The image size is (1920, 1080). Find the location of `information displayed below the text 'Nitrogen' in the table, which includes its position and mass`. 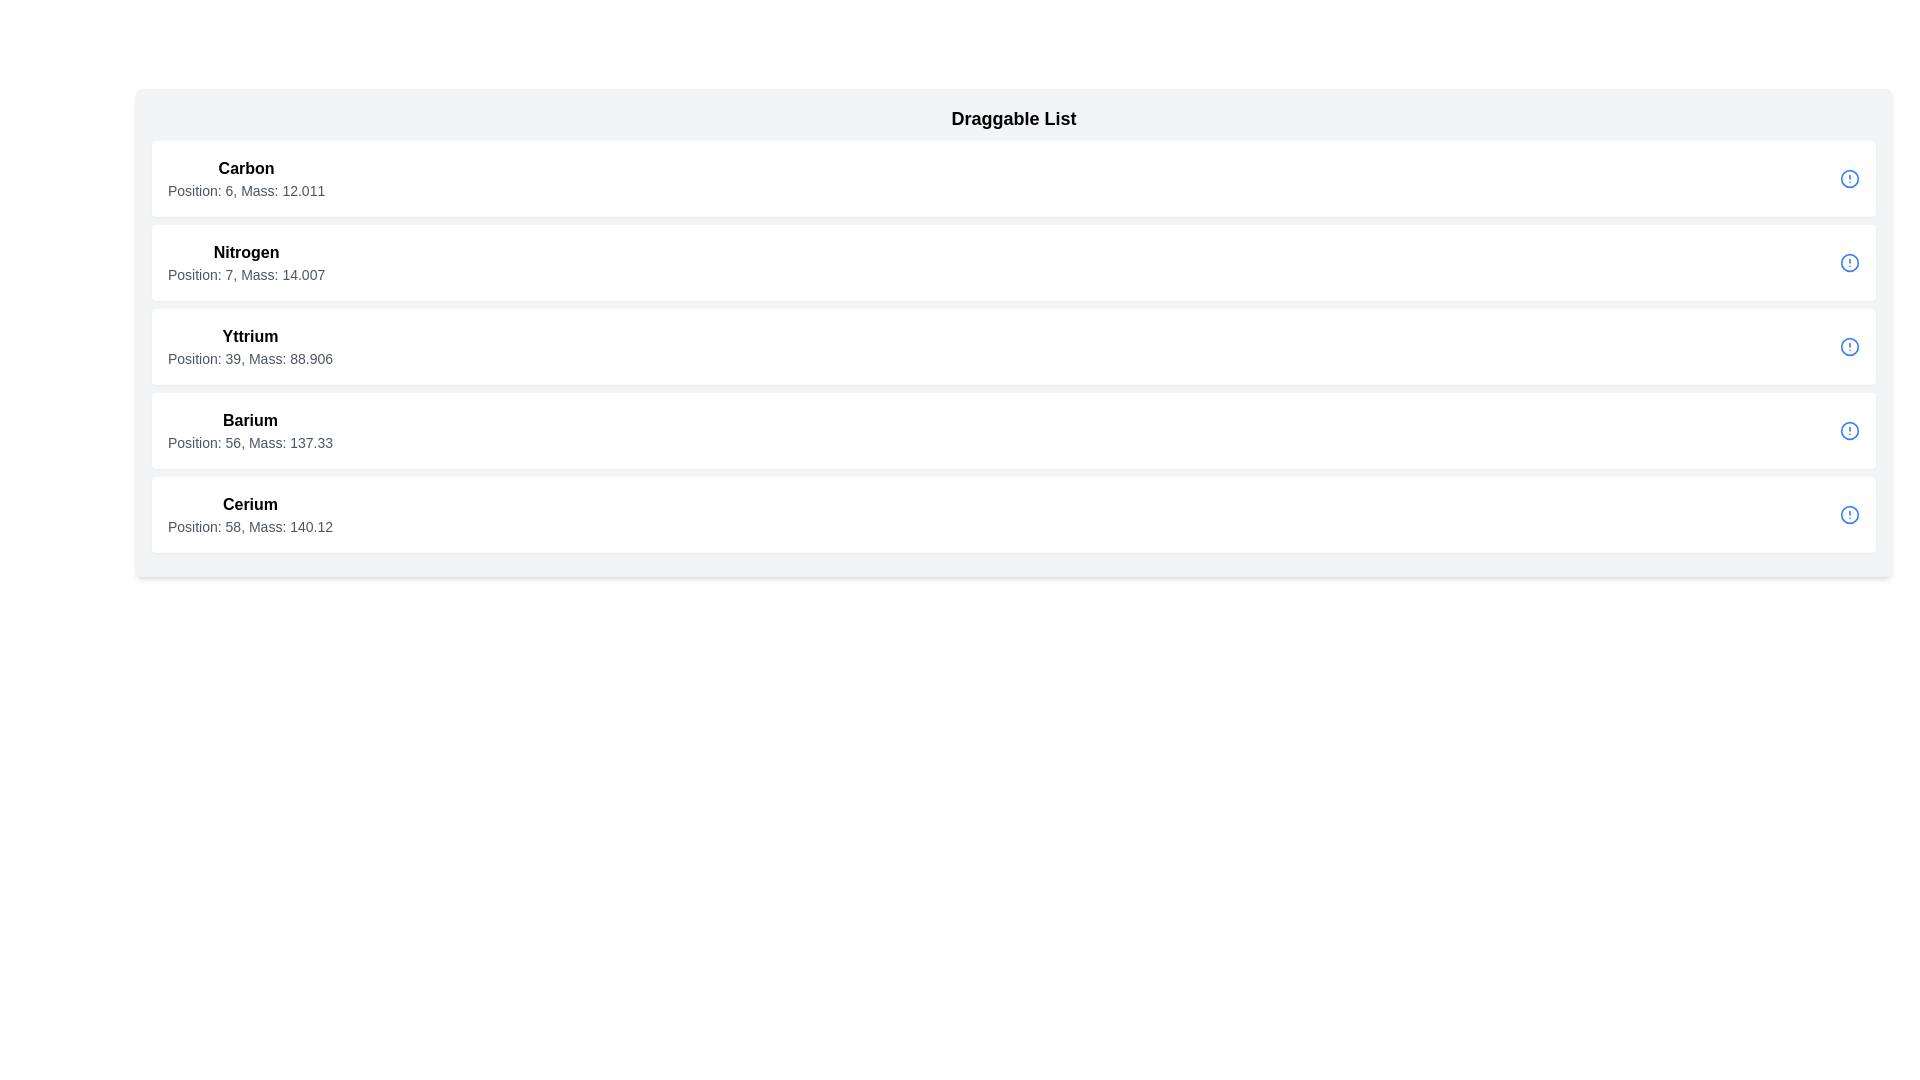

information displayed below the text 'Nitrogen' in the table, which includes its position and mass is located at coordinates (245, 274).